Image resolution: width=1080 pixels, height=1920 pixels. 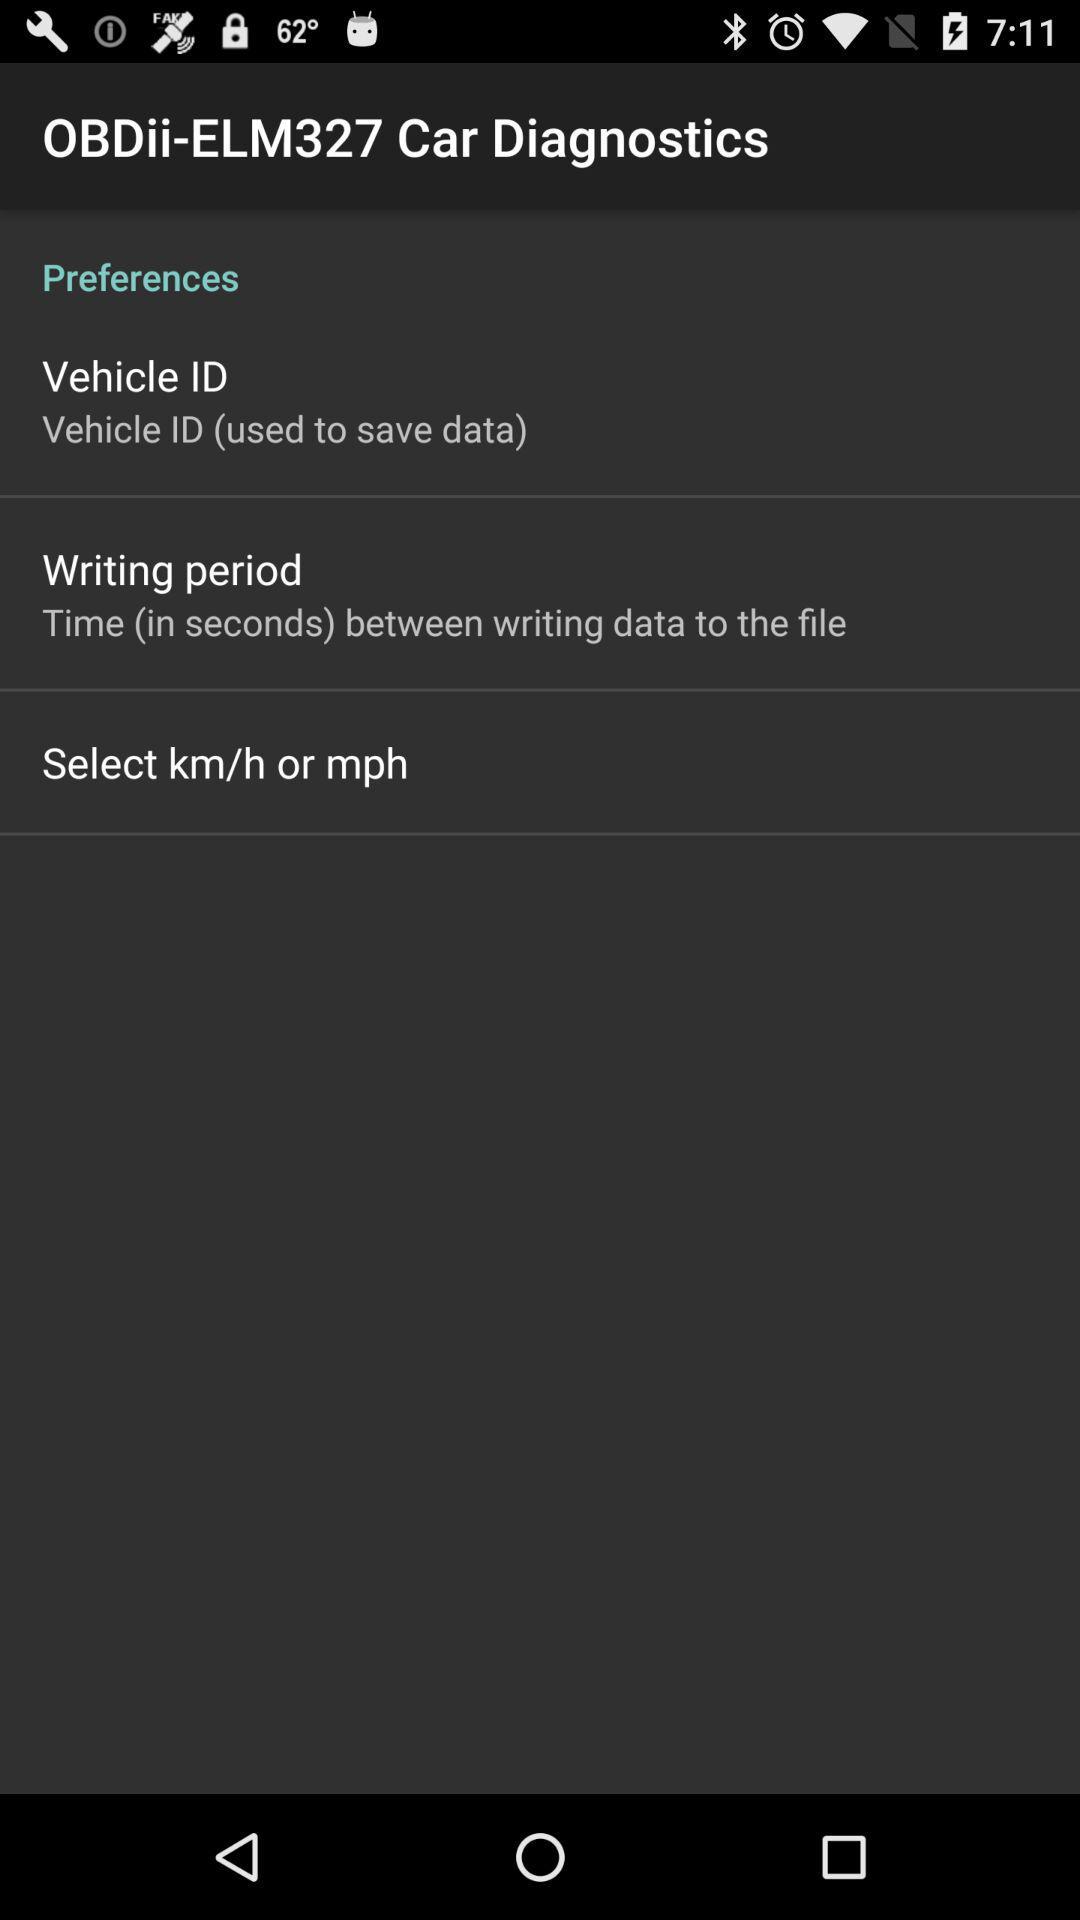 What do you see at coordinates (171, 567) in the screenshot?
I see `writing period item` at bounding box center [171, 567].